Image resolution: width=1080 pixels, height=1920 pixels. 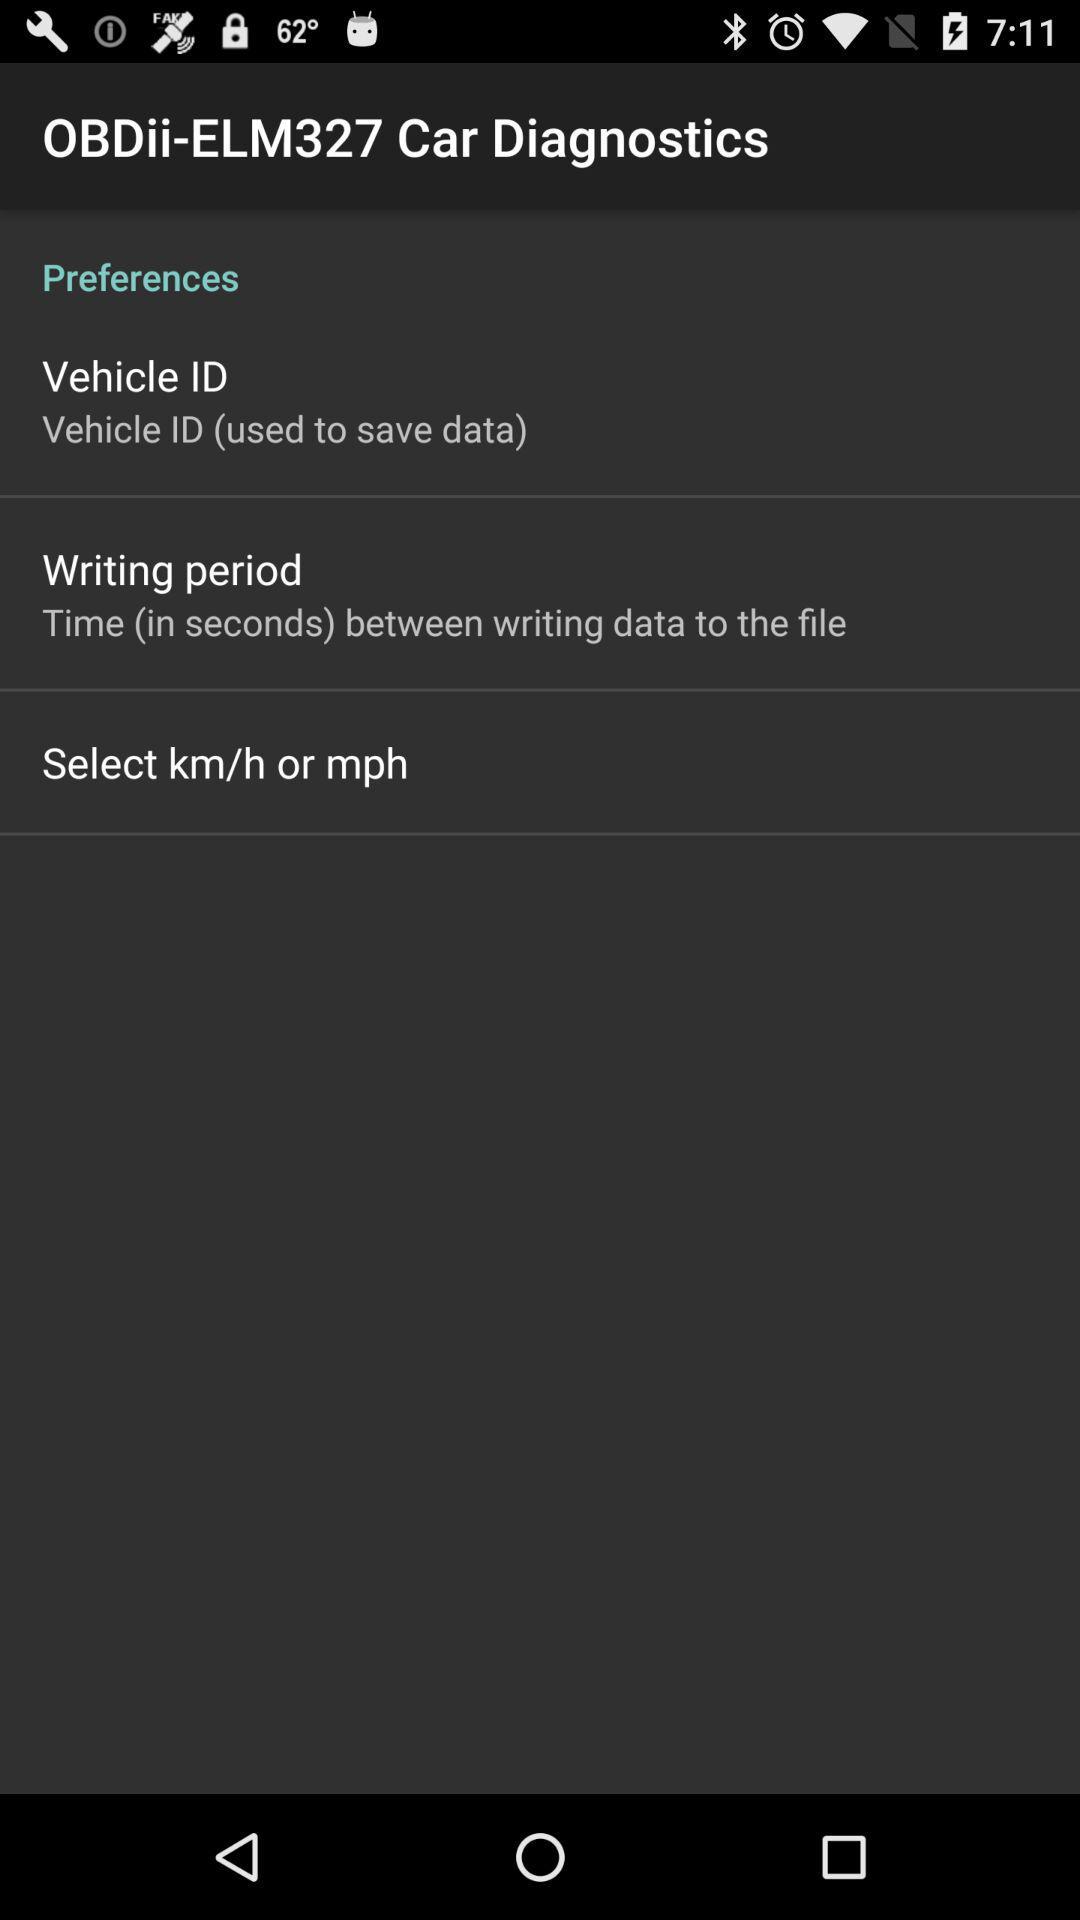 What do you see at coordinates (171, 567) in the screenshot?
I see `writing period item` at bounding box center [171, 567].